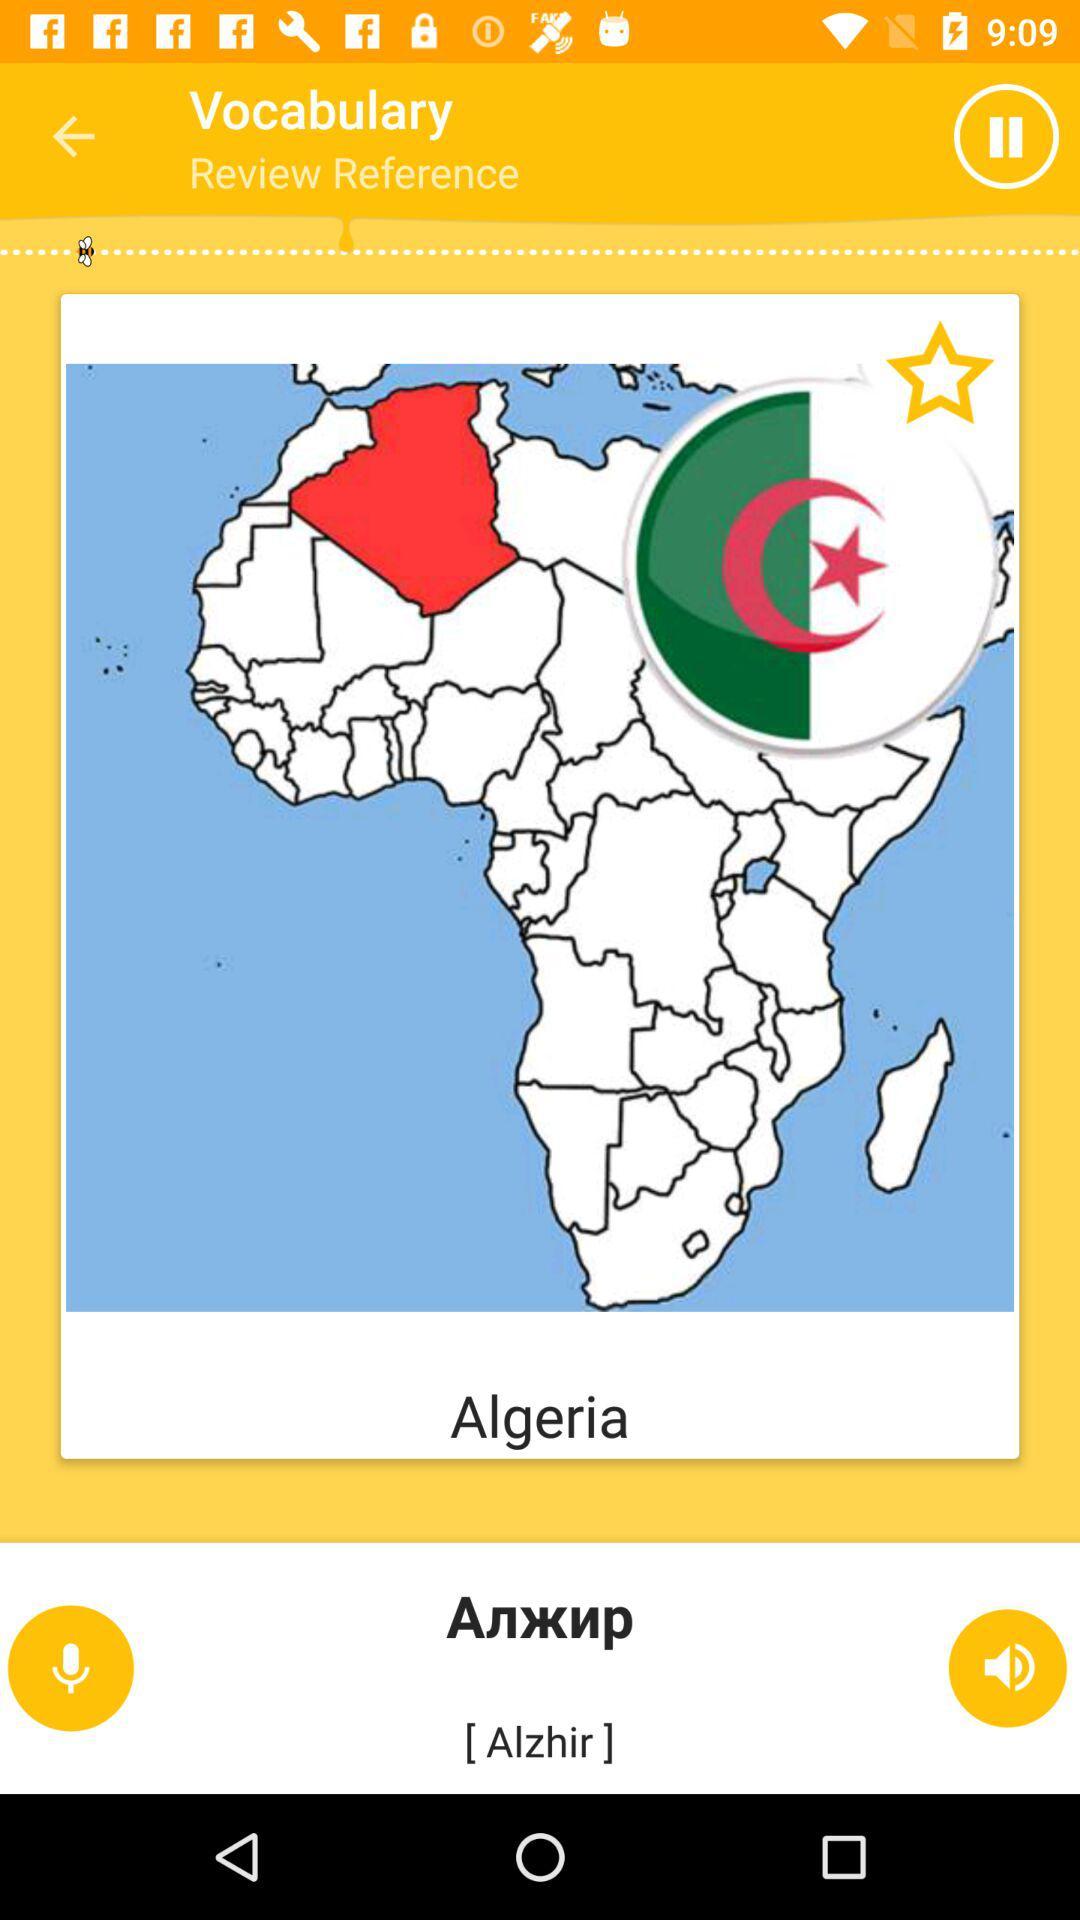  What do you see at coordinates (69, 1668) in the screenshot?
I see `the microphone icon` at bounding box center [69, 1668].